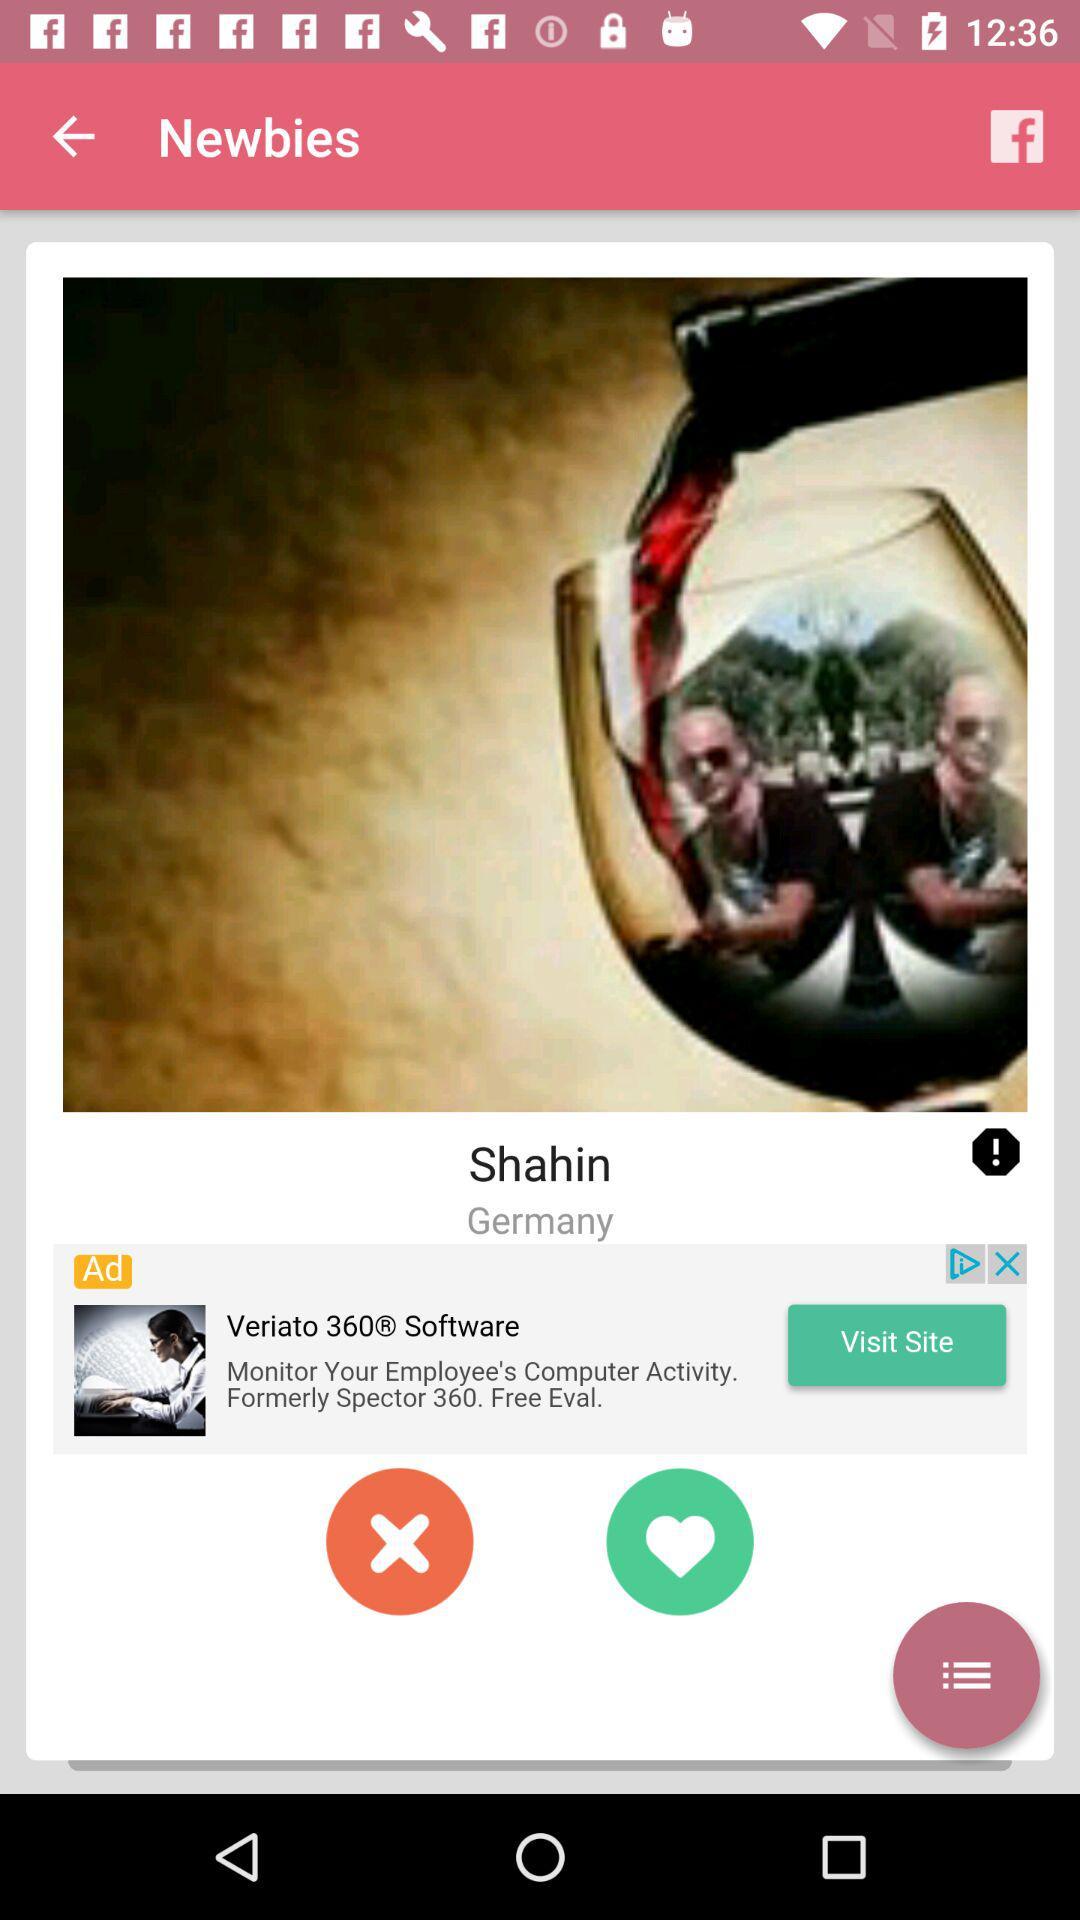 The width and height of the screenshot is (1080, 1920). Describe the element at coordinates (678, 1540) in the screenshot. I see `to favorite` at that location.